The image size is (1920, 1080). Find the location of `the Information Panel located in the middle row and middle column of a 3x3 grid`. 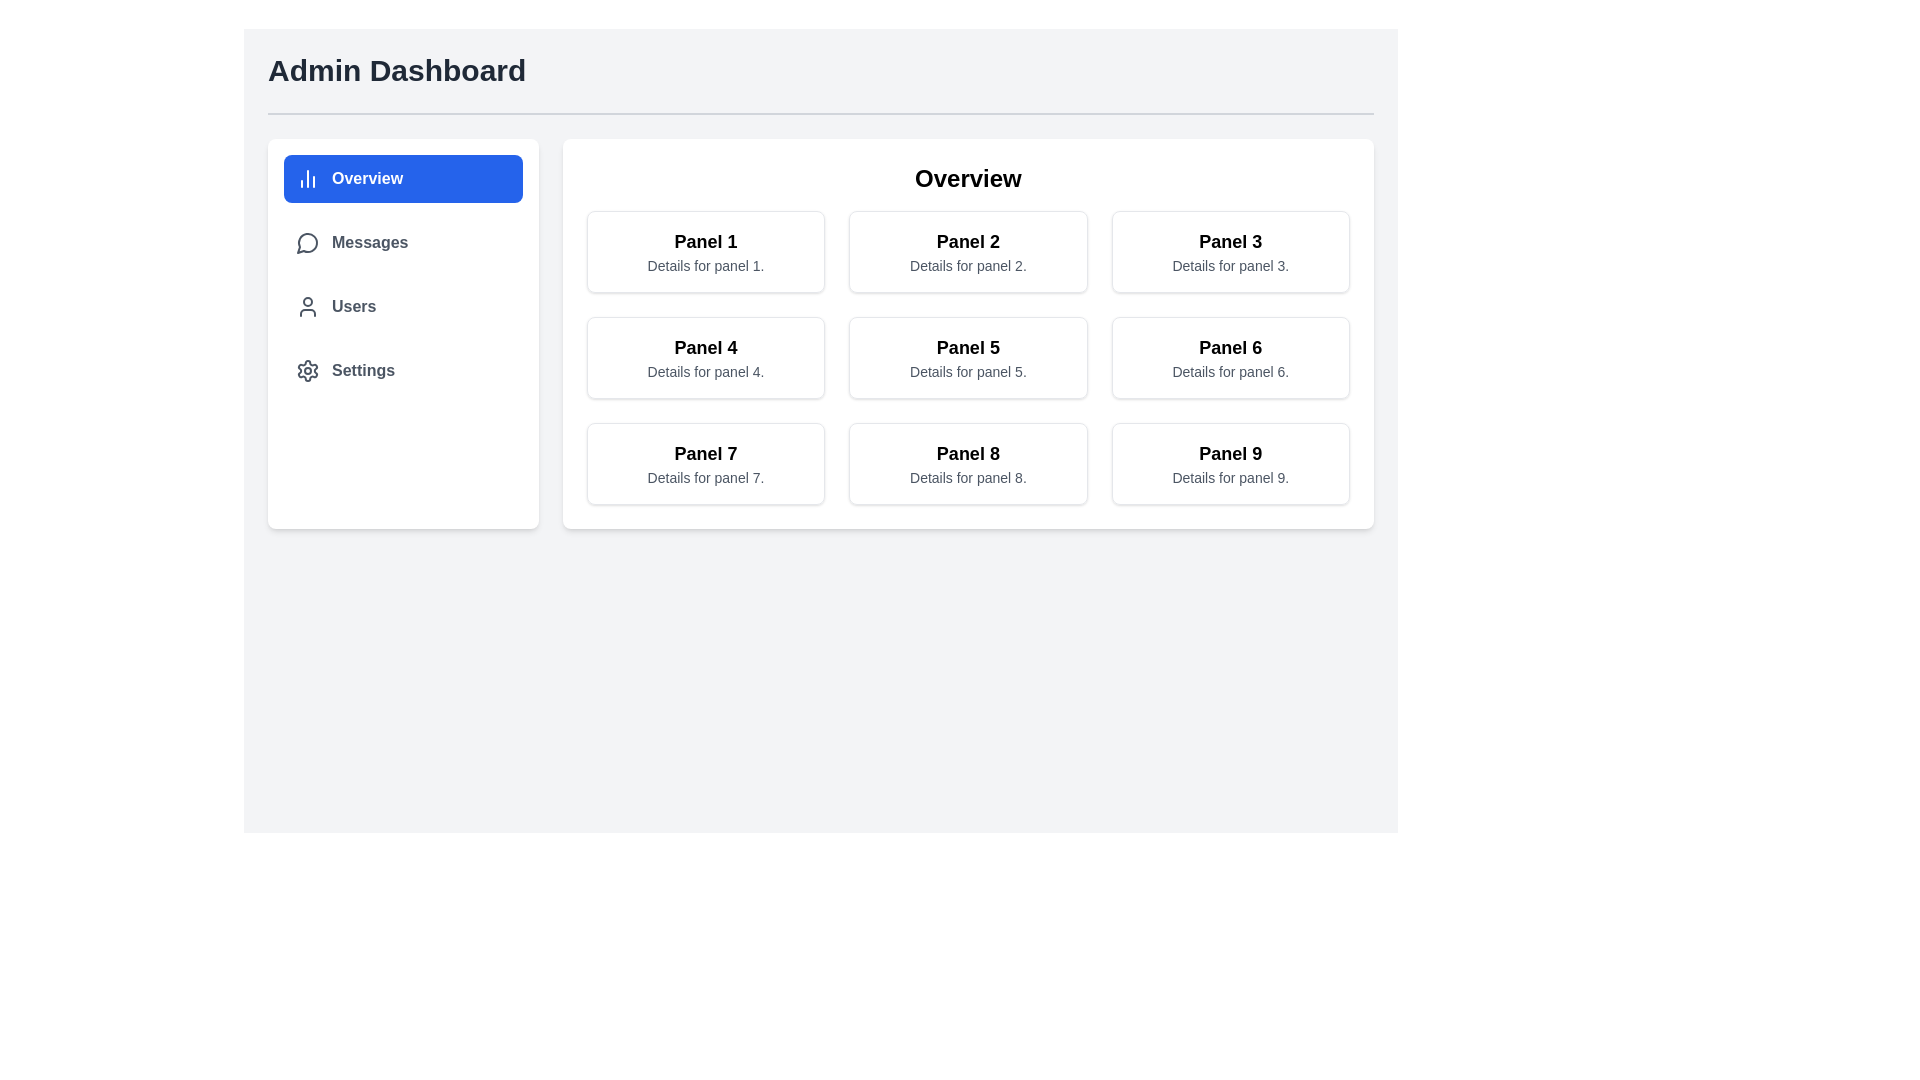

the Information Panel located in the middle row and middle column of a 3x3 grid is located at coordinates (968, 357).